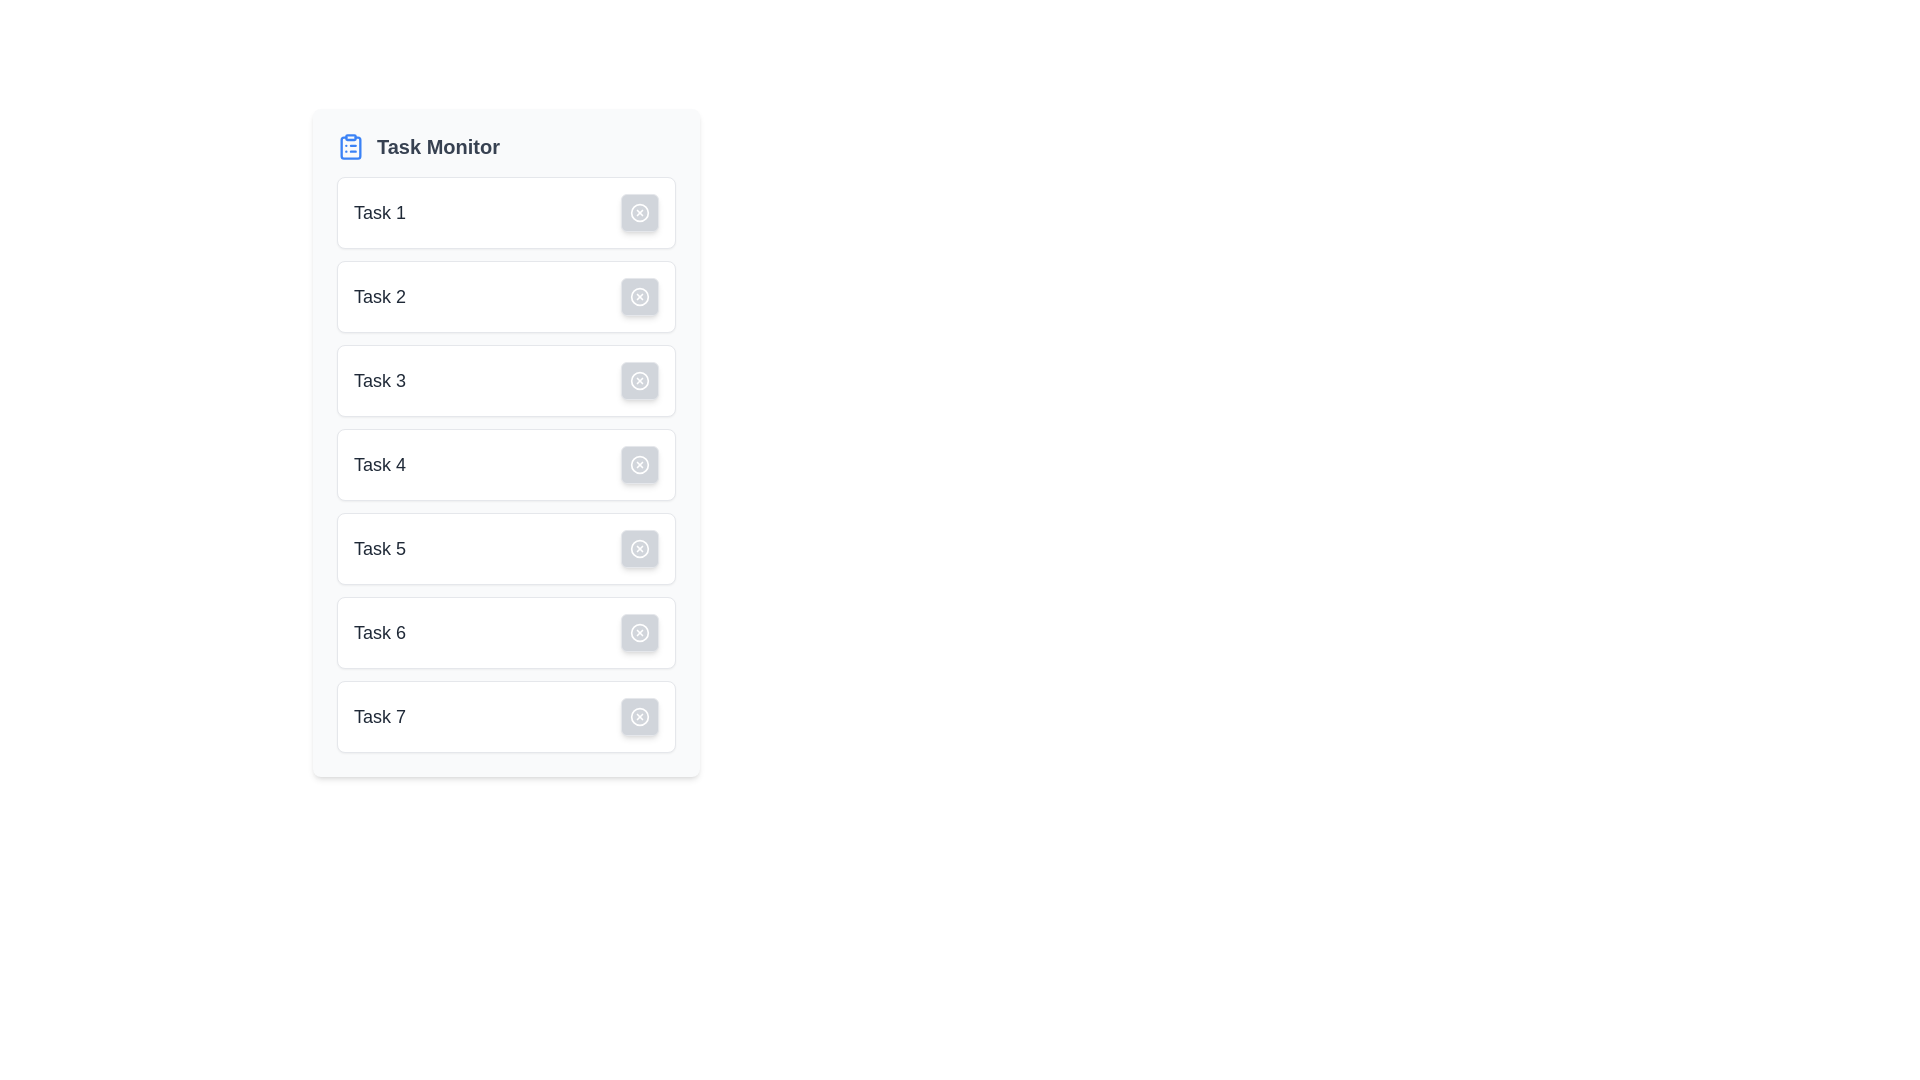 This screenshot has height=1080, width=1920. Describe the element at coordinates (638, 381) in the screenshot. I see `the dismiss or cancel button for 'Task 3' to observe potential hover effects` at that location.